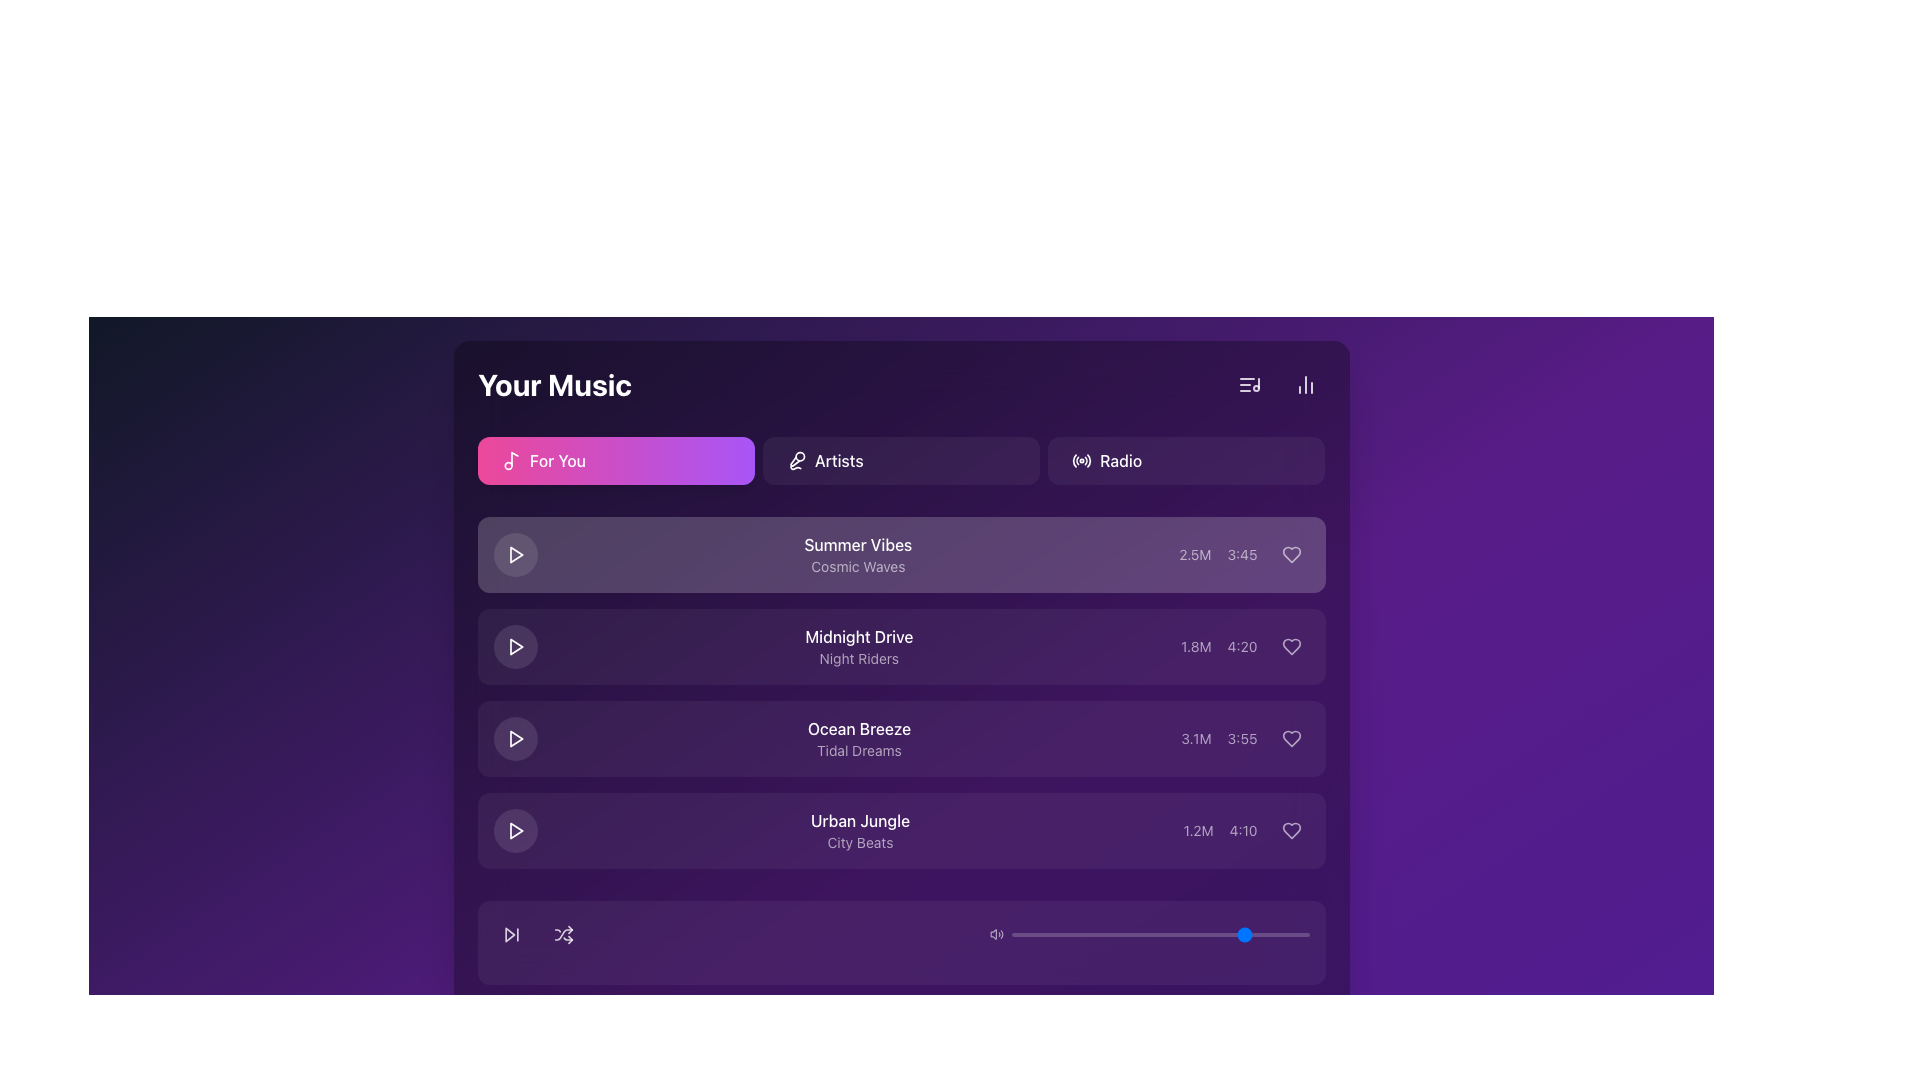 This screenshot has width=1920, height=1080. I want to click on the play button for the music track 'Ocean Breeze - Tidal Dreams' located in the third row of the playlist, so click(515, 739).